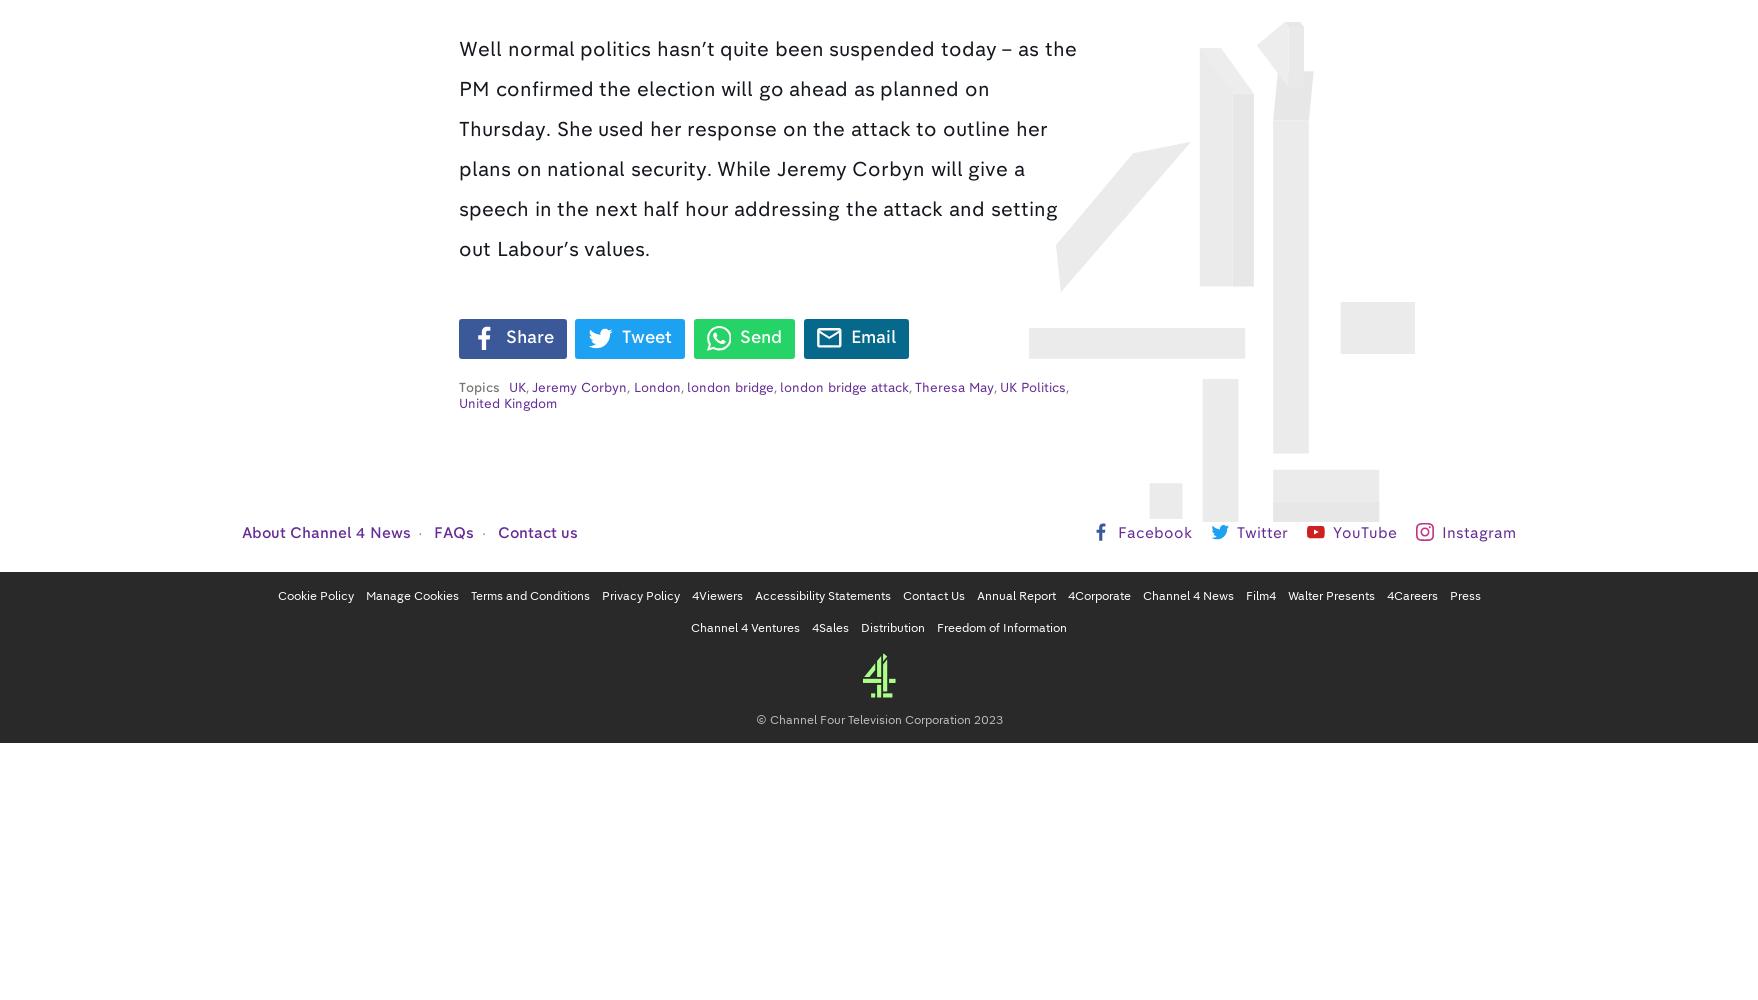 The image size is (1758, 1000). I want to click on 'Contact Us', so click(932, 594).